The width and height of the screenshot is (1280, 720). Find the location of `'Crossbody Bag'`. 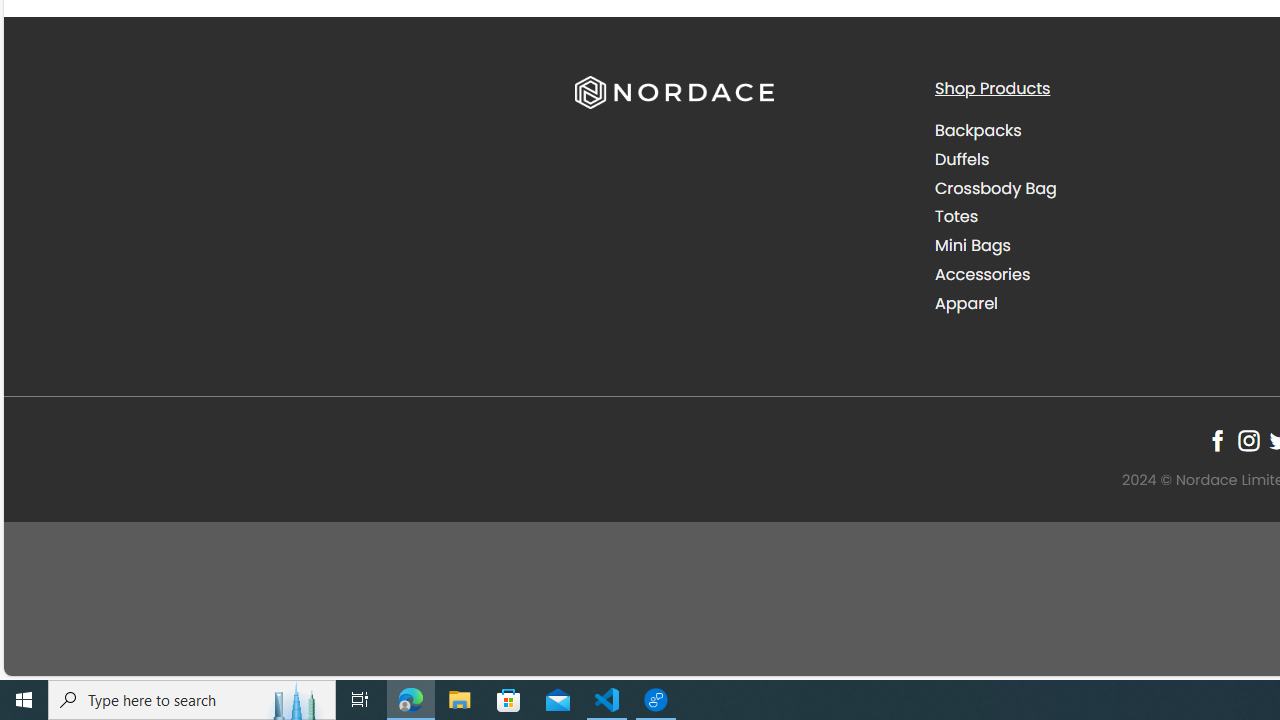

'Crossbody Bag' is located at coordinates (1098, 188).